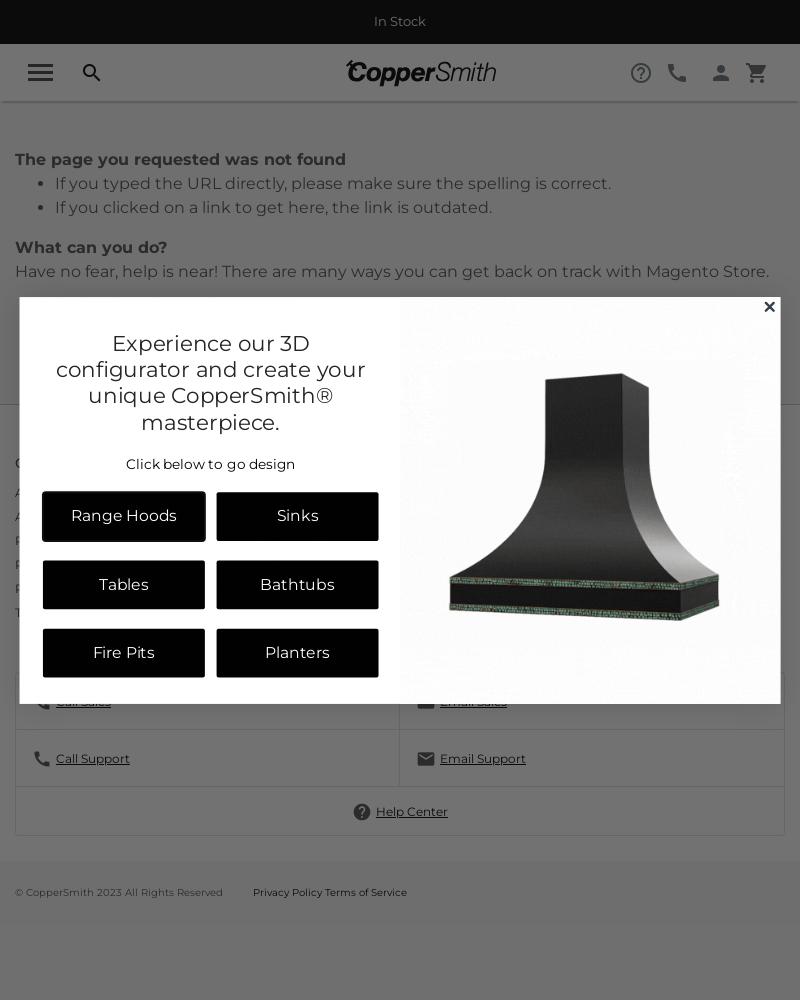  I want to click on 'Contact Us', so click(448, 515).